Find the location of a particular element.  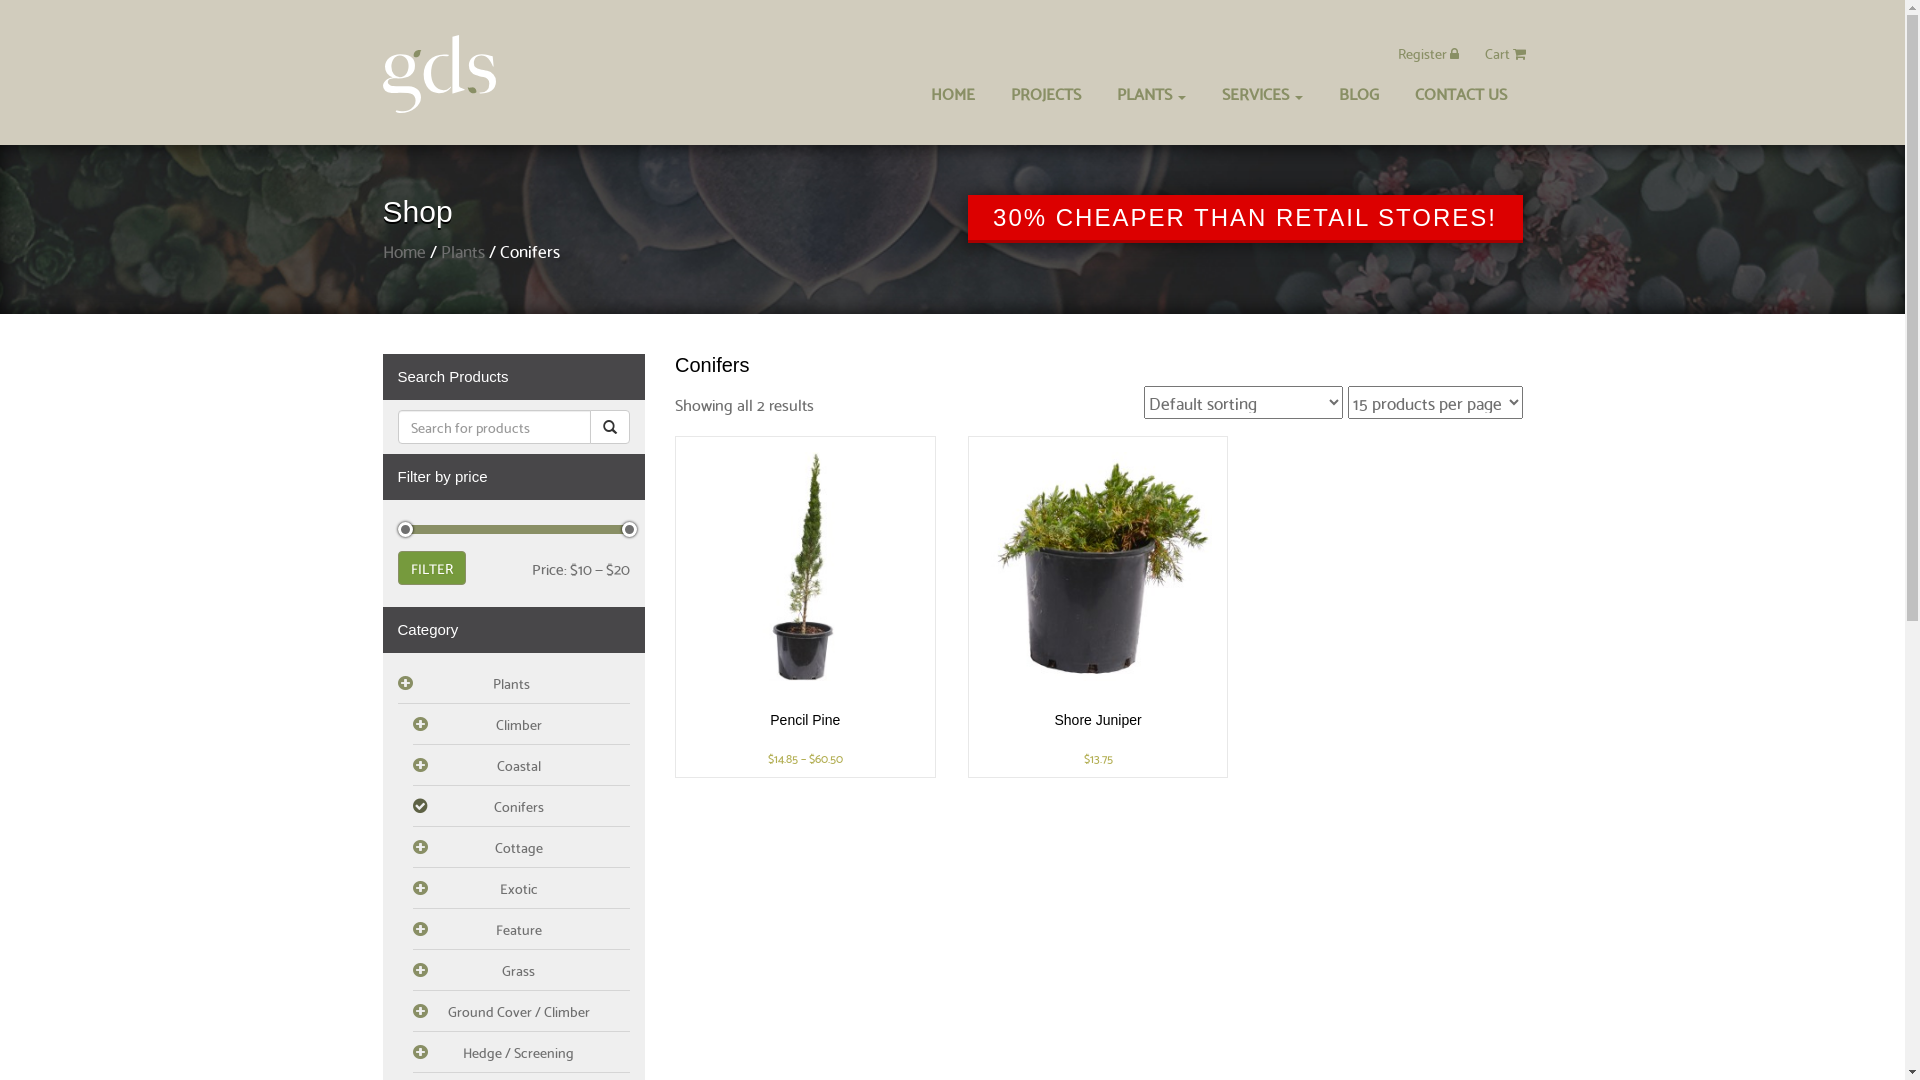

'Plants' is located at coordinates (514, 682).